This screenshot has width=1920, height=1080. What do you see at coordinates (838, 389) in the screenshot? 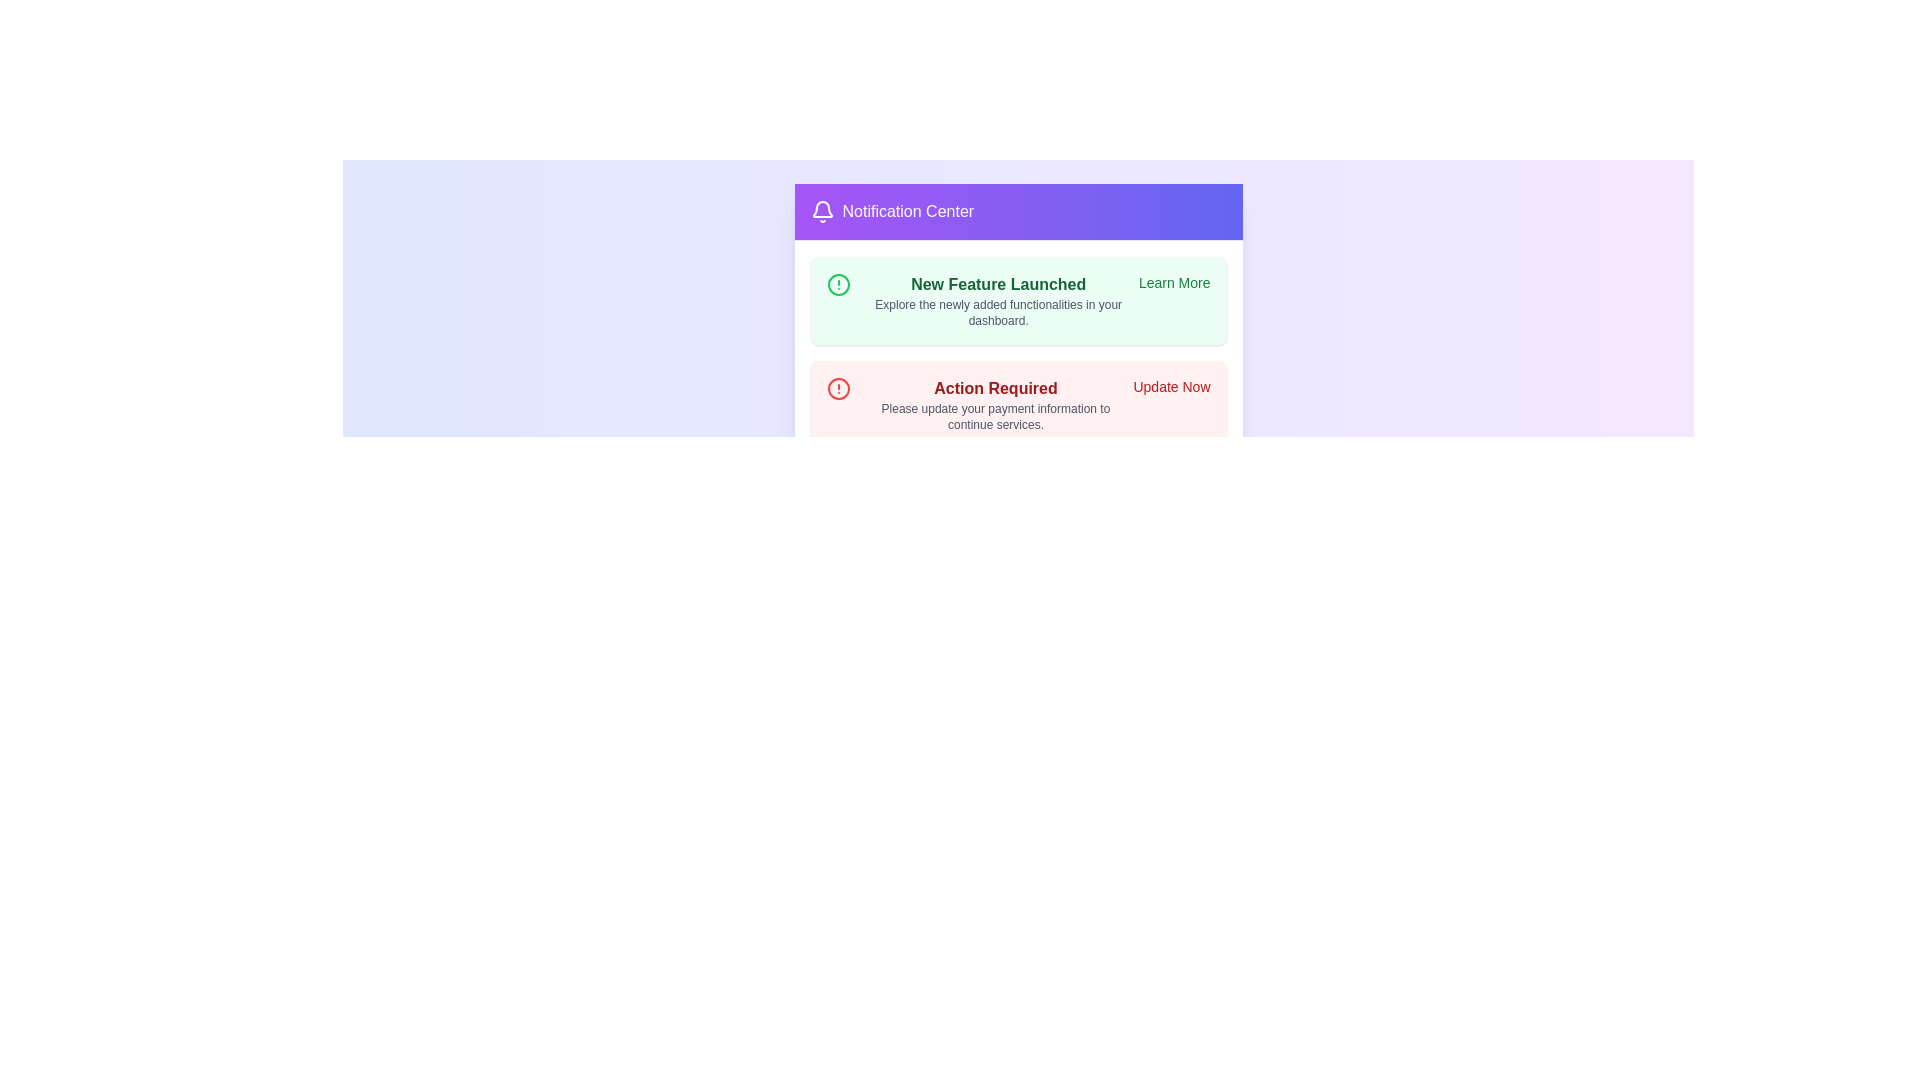
I see `the alert icon located to the left of the 'Action Required' notification within the red-highlighted alert box` at bounding box center [838, 389].